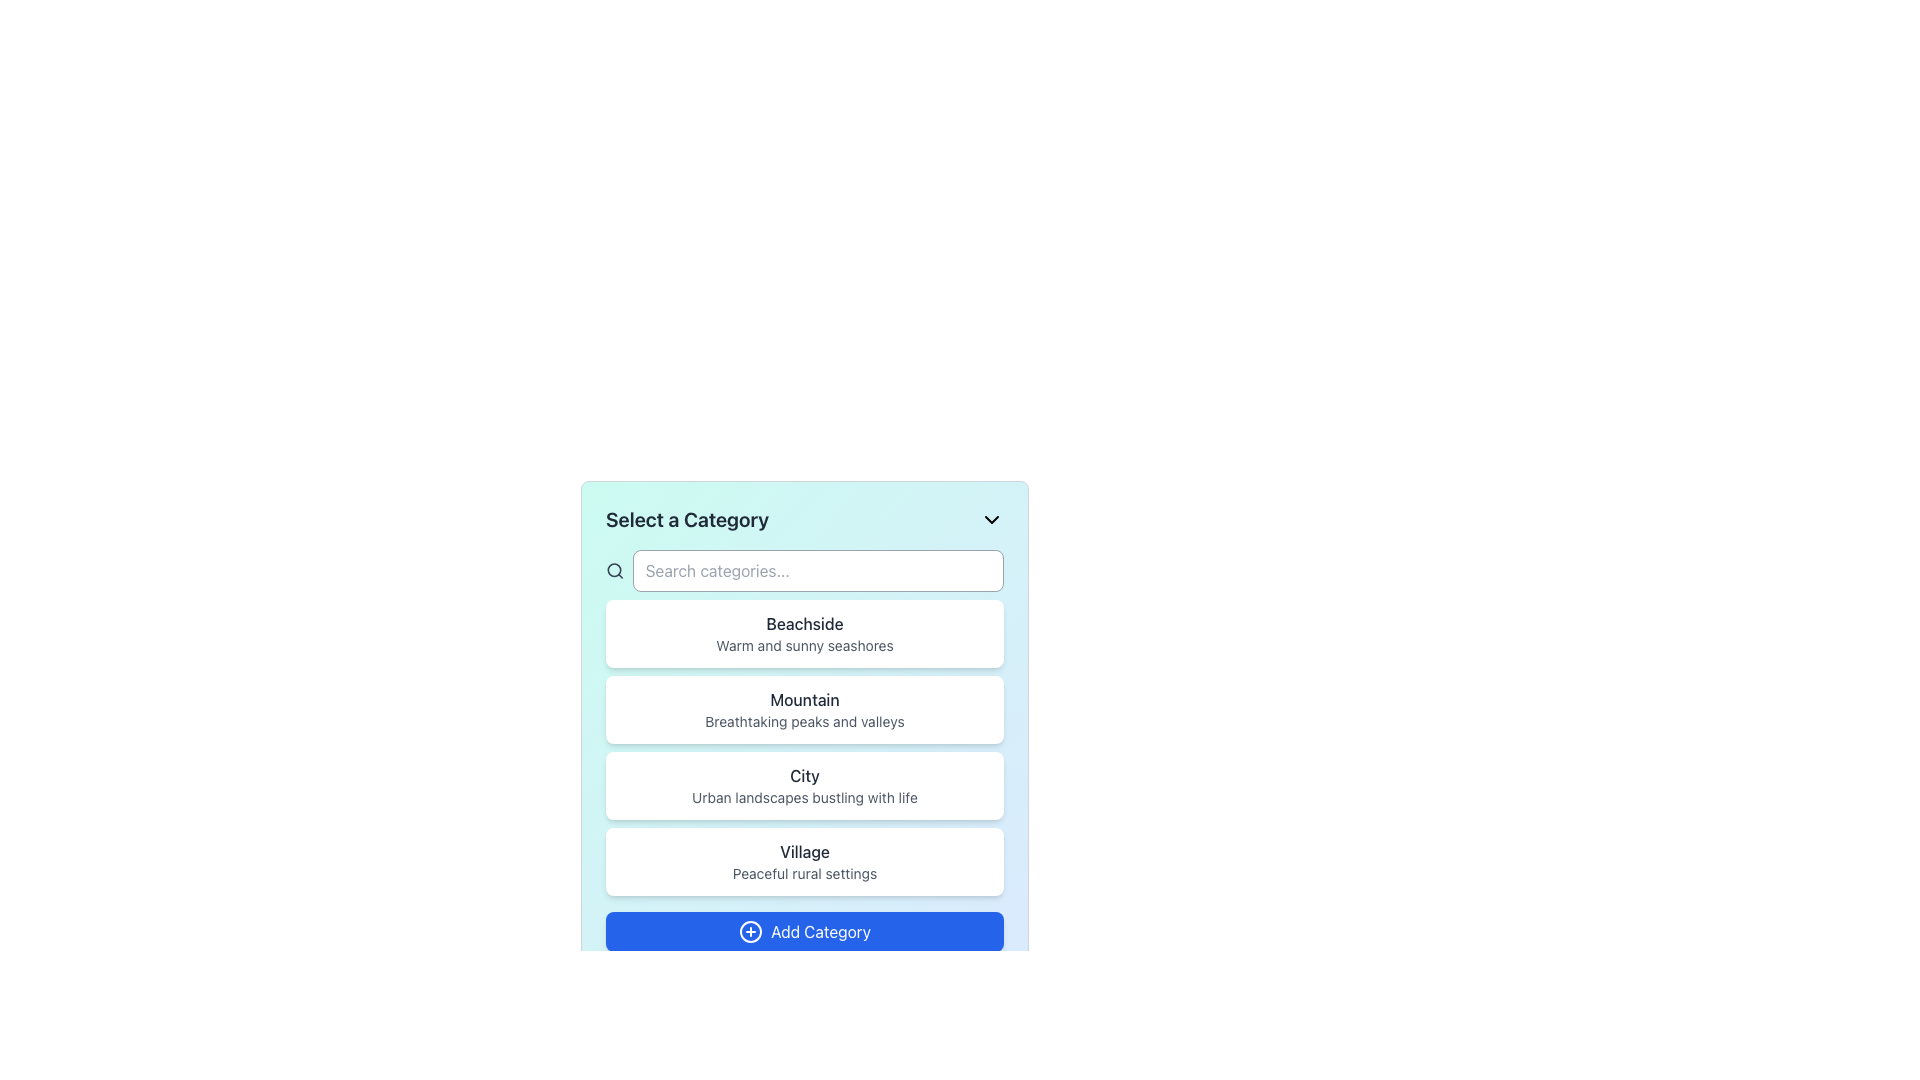 The image size is (1920, 1080). What do you see at coordinates (805, 633) in the screenshot?
I see `the 'Beachside' category button, which is a rectangular card with a white background and the text 'Beachside' in bold, located below the search bar` at bounding box center [805, 633].